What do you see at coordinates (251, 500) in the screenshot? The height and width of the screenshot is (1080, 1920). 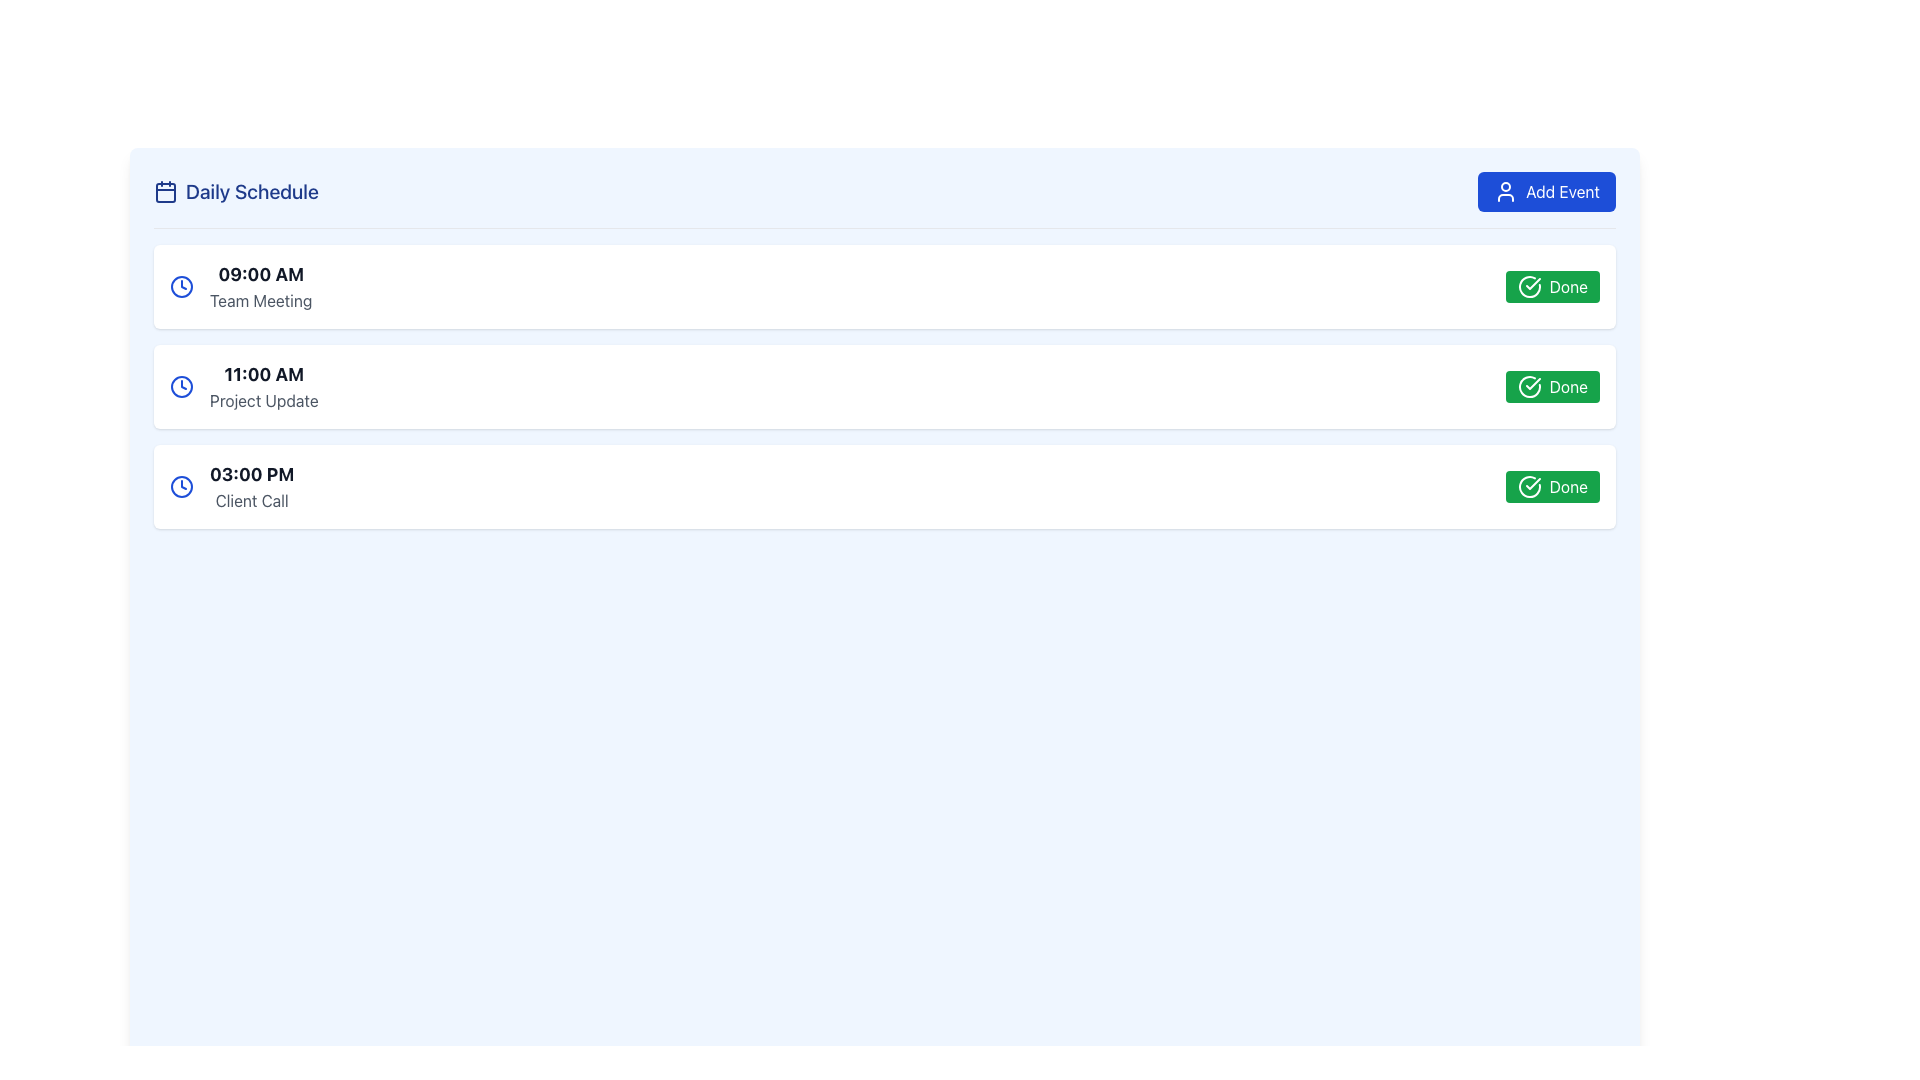 I see `the text label describing the event associated with 03:00 PM, located in the schedule list` at bounding box center [251, 500].